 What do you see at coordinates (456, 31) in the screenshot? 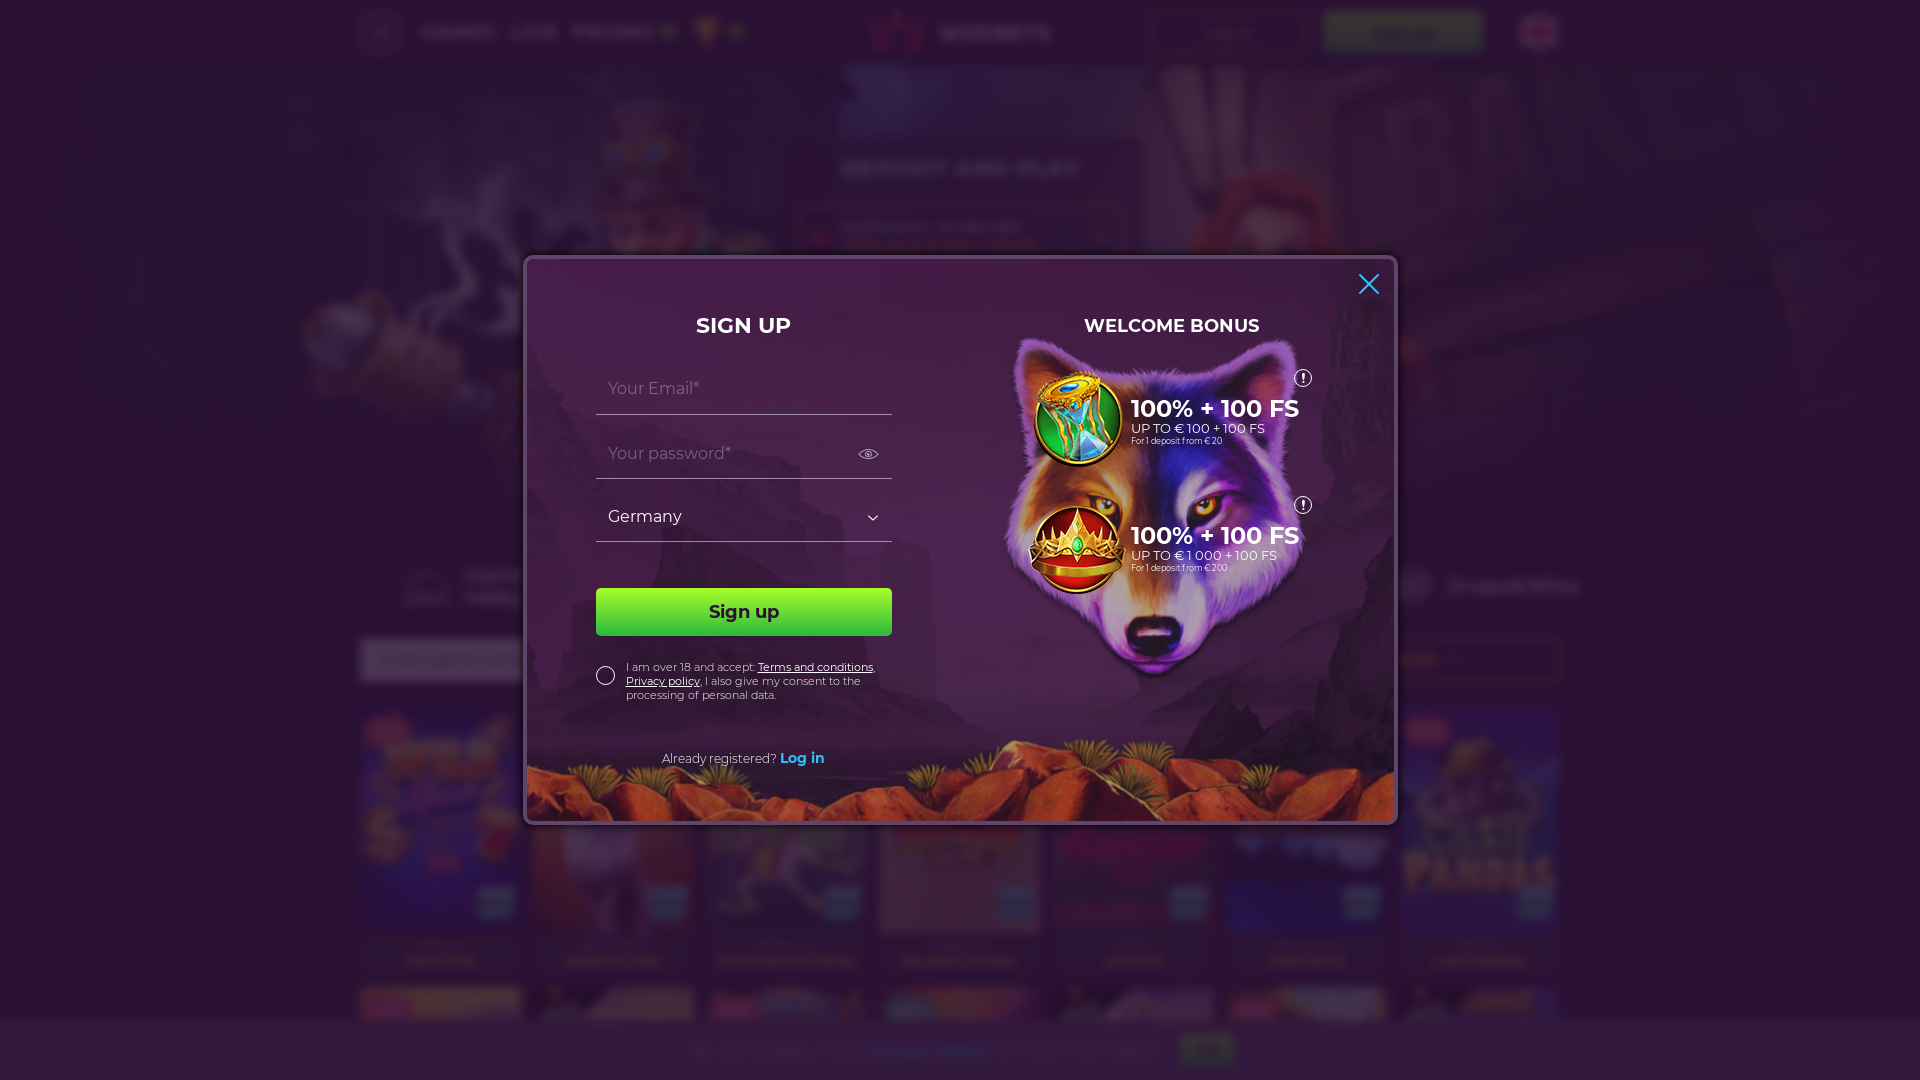
I see `'GAMES'` at bounding box center [456, 31].